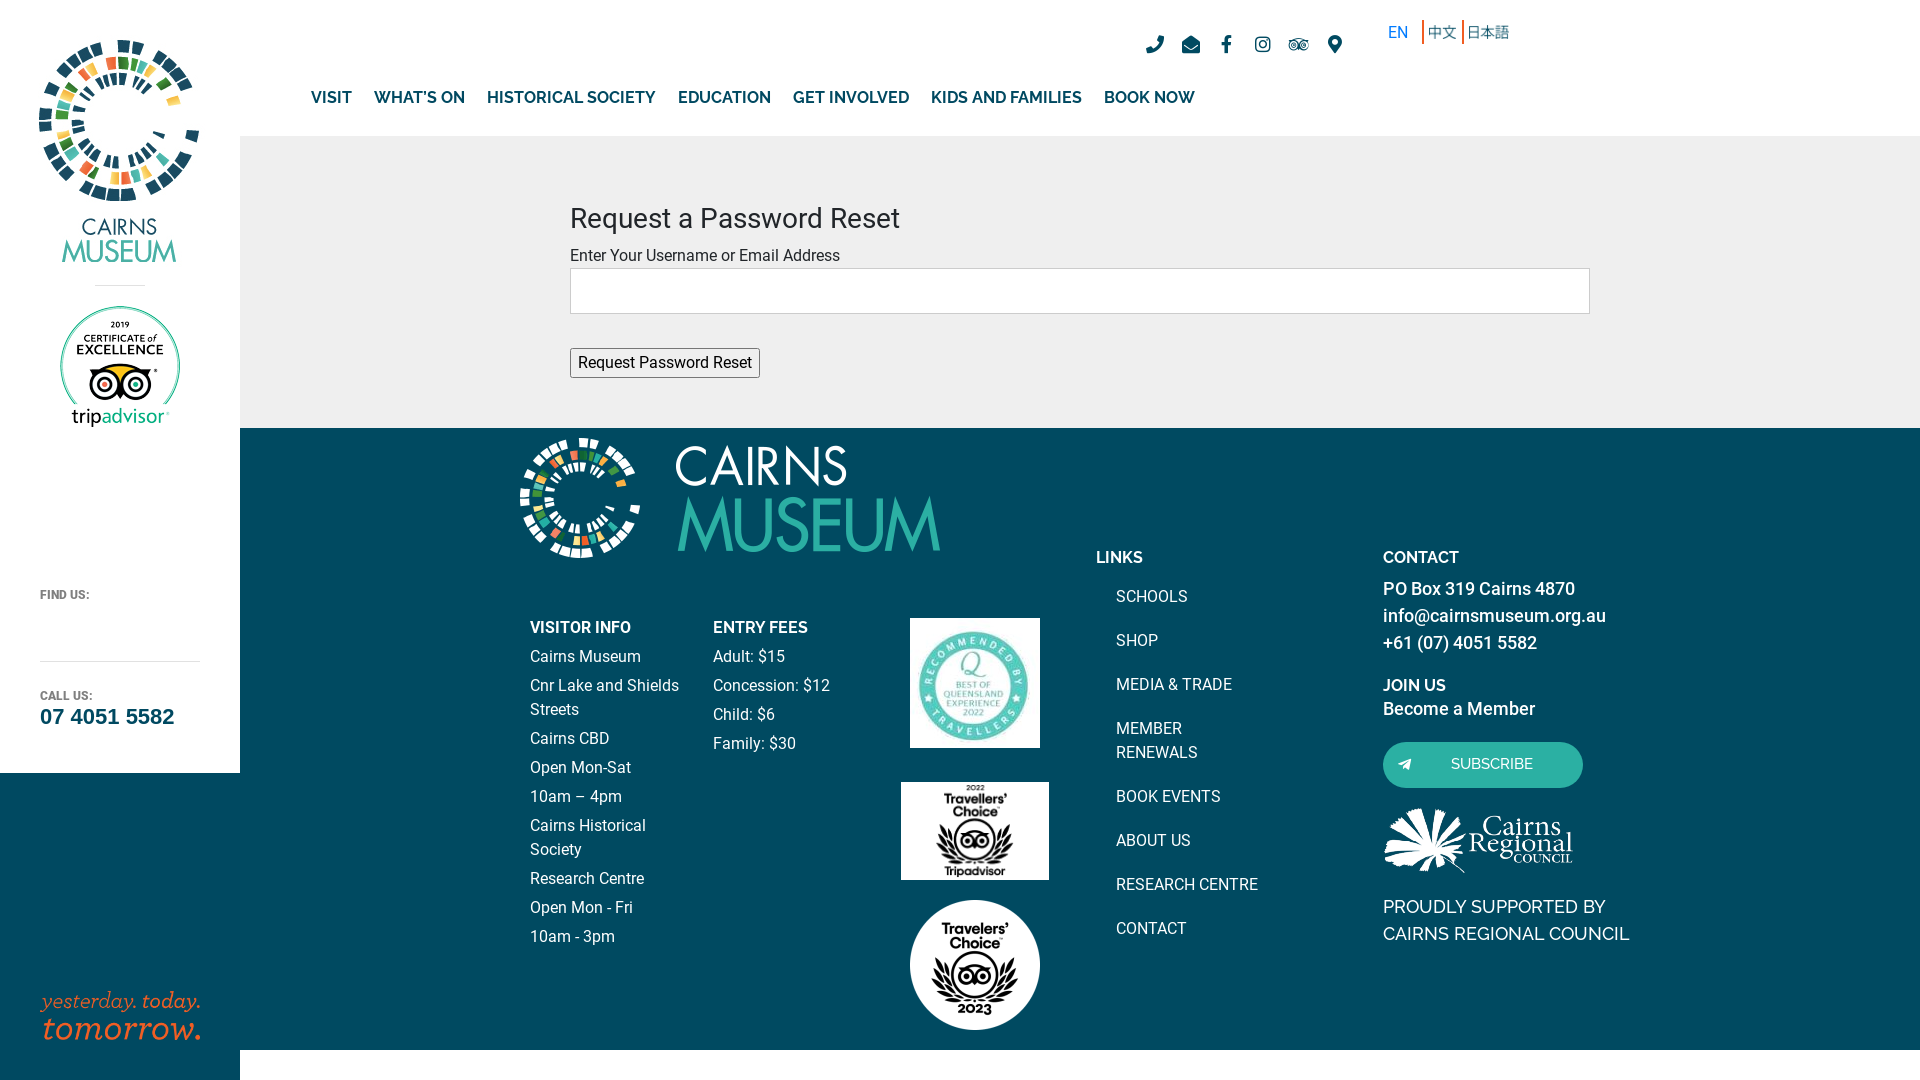  I want to click on 'BOOK NOW', so click(1149, 97).